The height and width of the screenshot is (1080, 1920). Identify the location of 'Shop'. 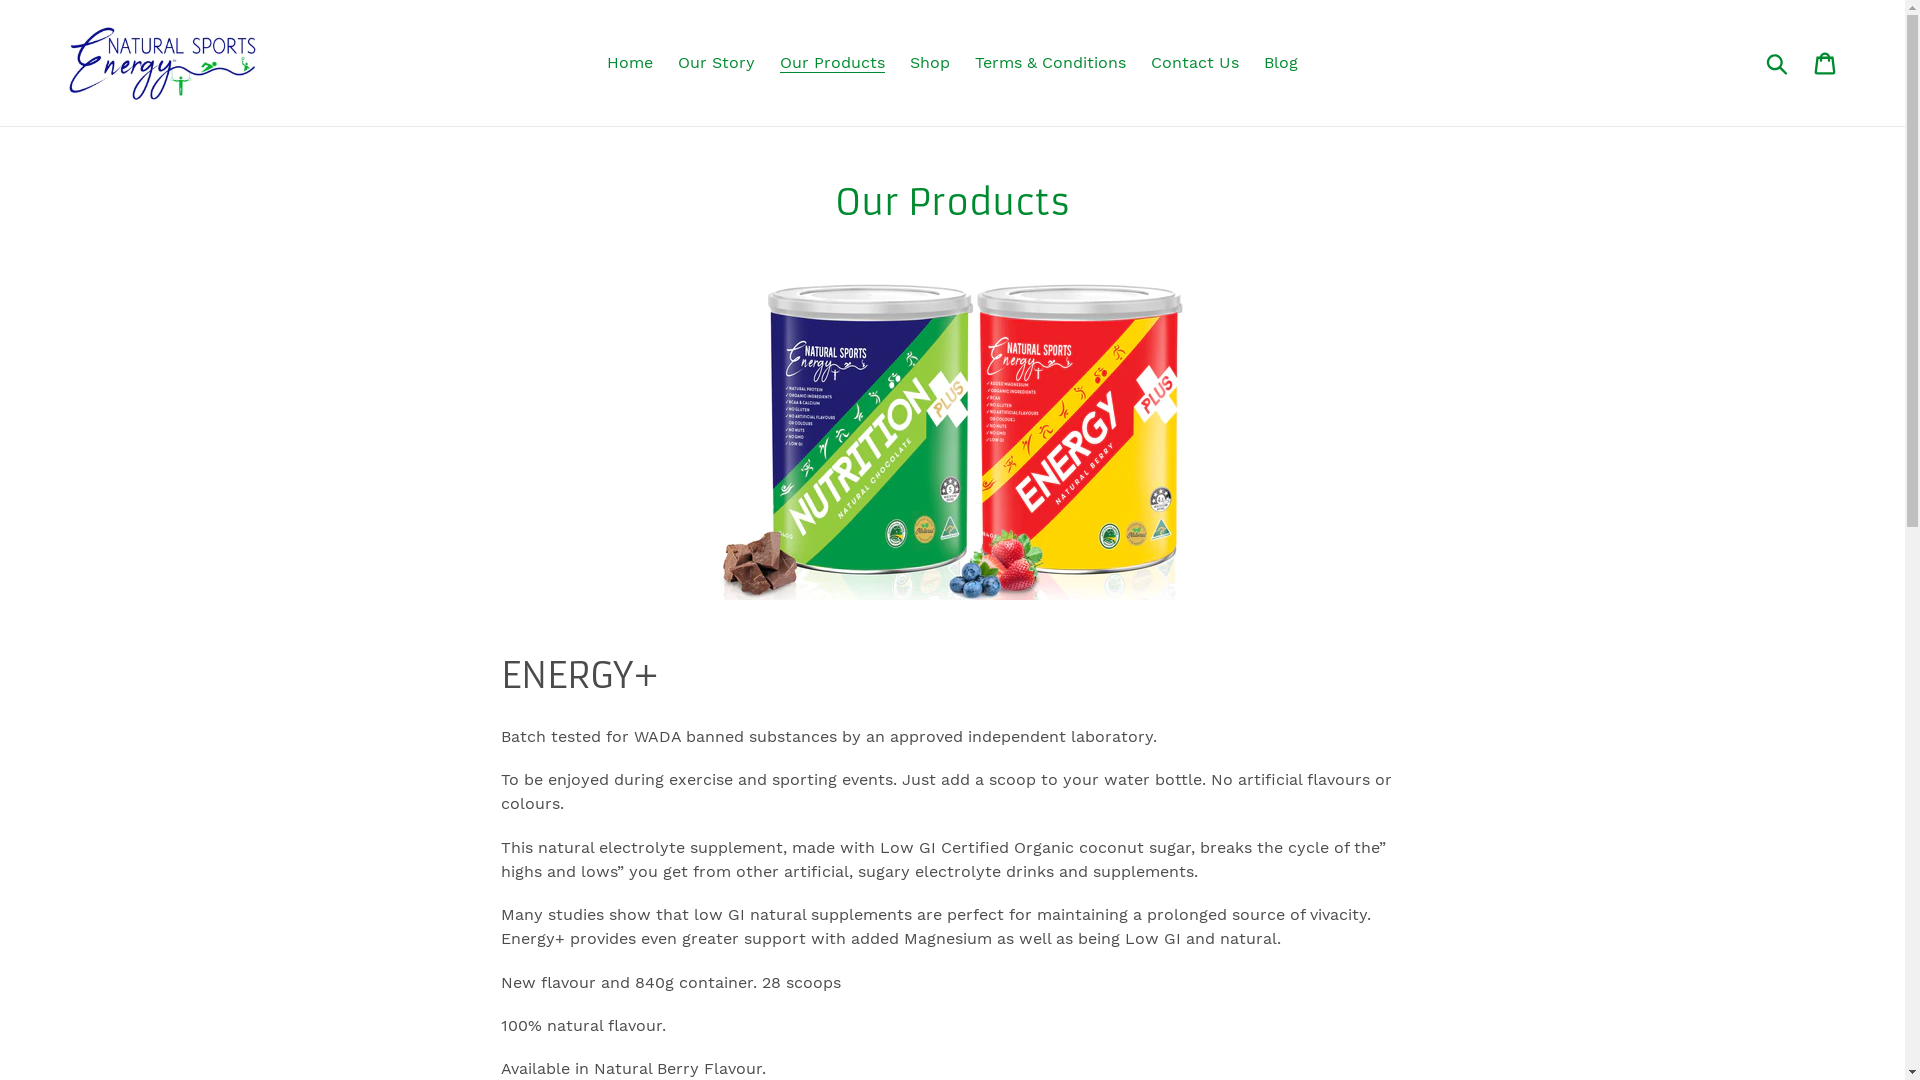
(929, 61).